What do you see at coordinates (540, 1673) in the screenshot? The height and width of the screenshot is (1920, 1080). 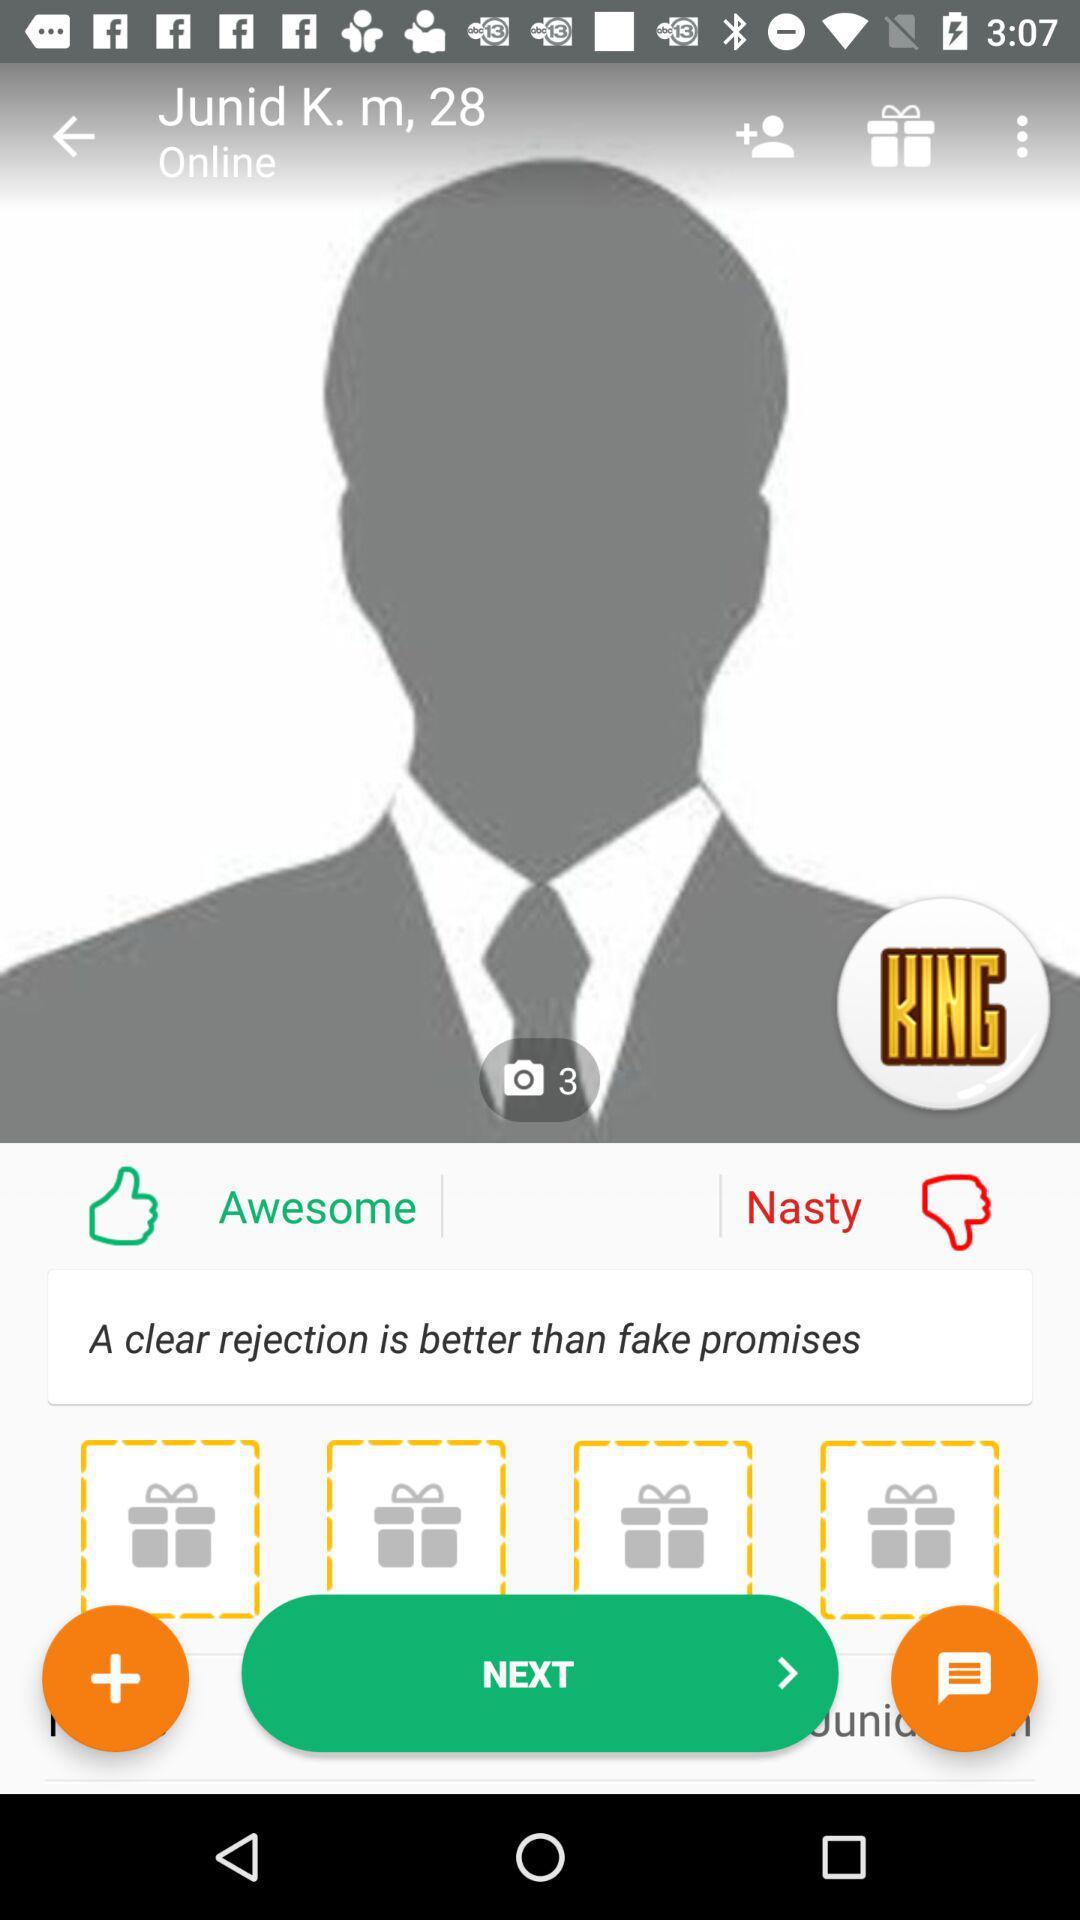 I see `next` at bounding box center [540, 1673].